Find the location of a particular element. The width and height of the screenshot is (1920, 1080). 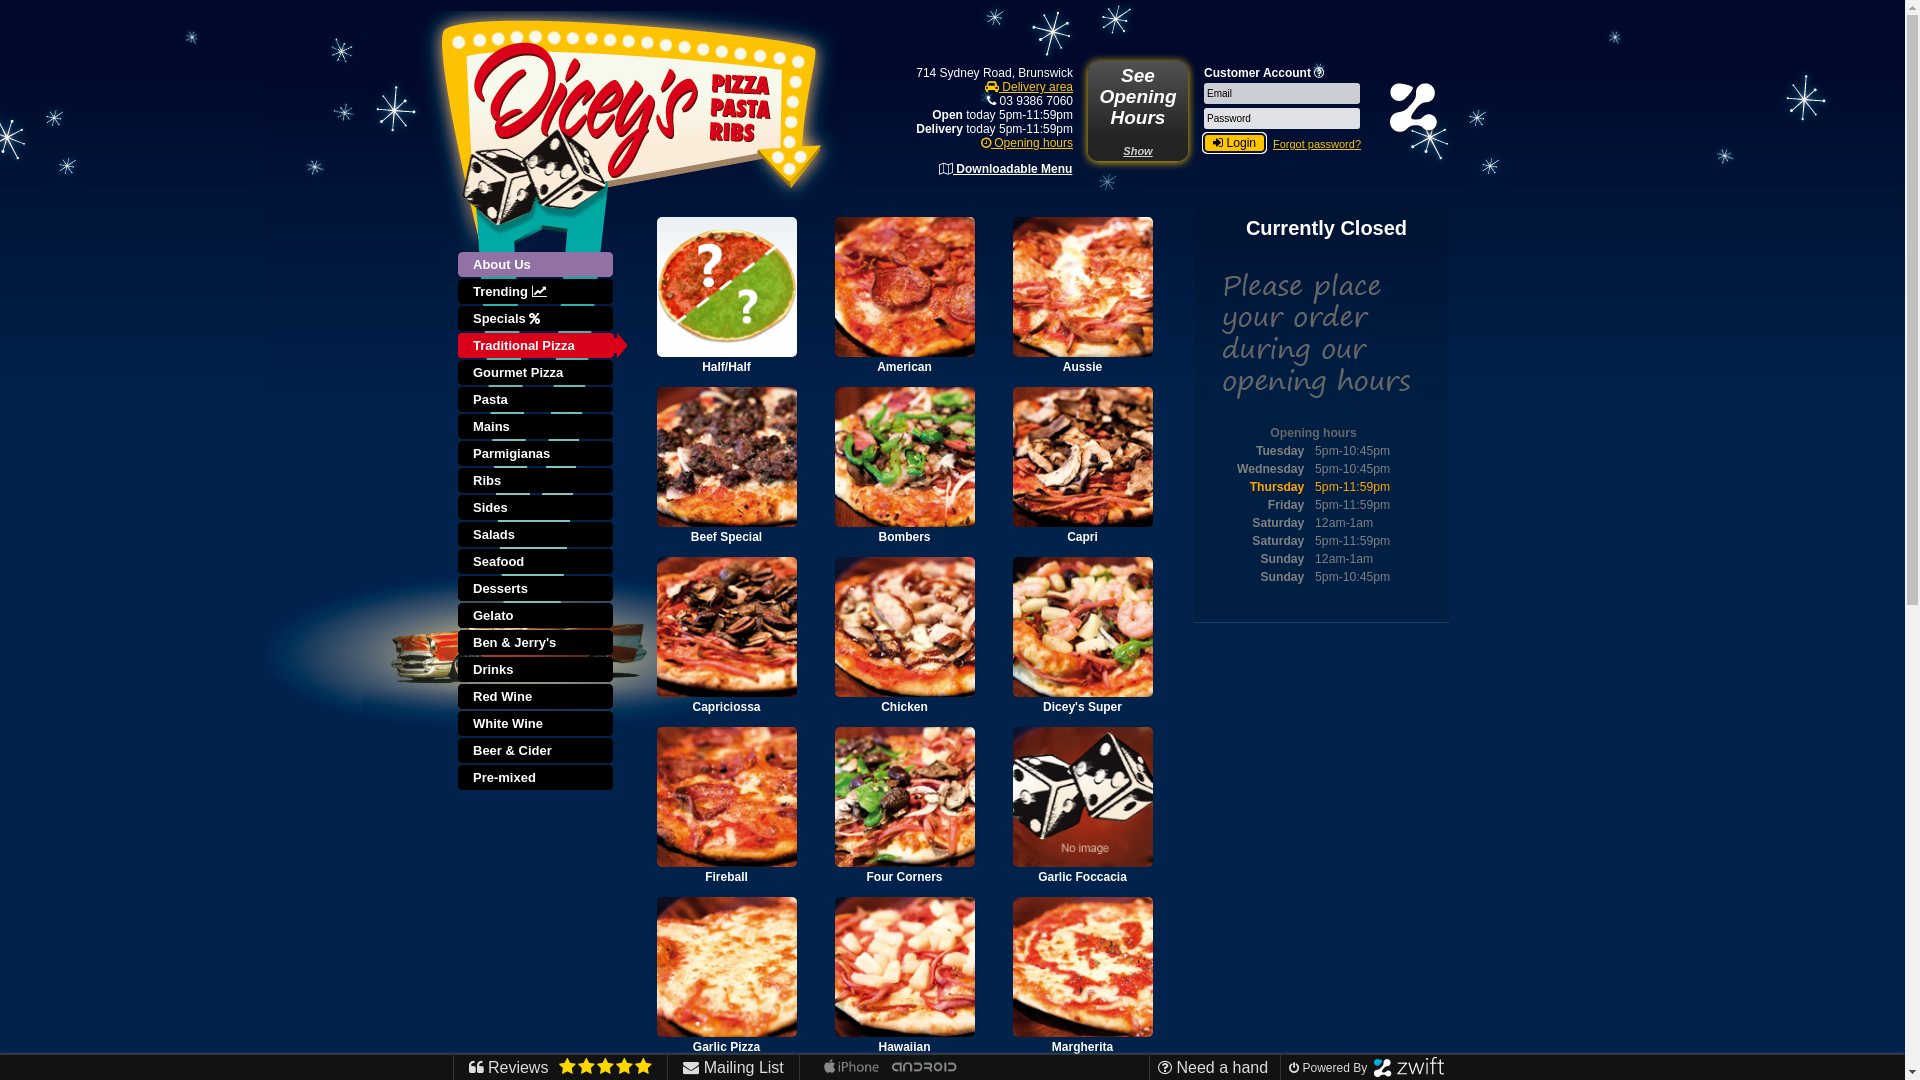

'Trending' is located at coordinates (456, 292).